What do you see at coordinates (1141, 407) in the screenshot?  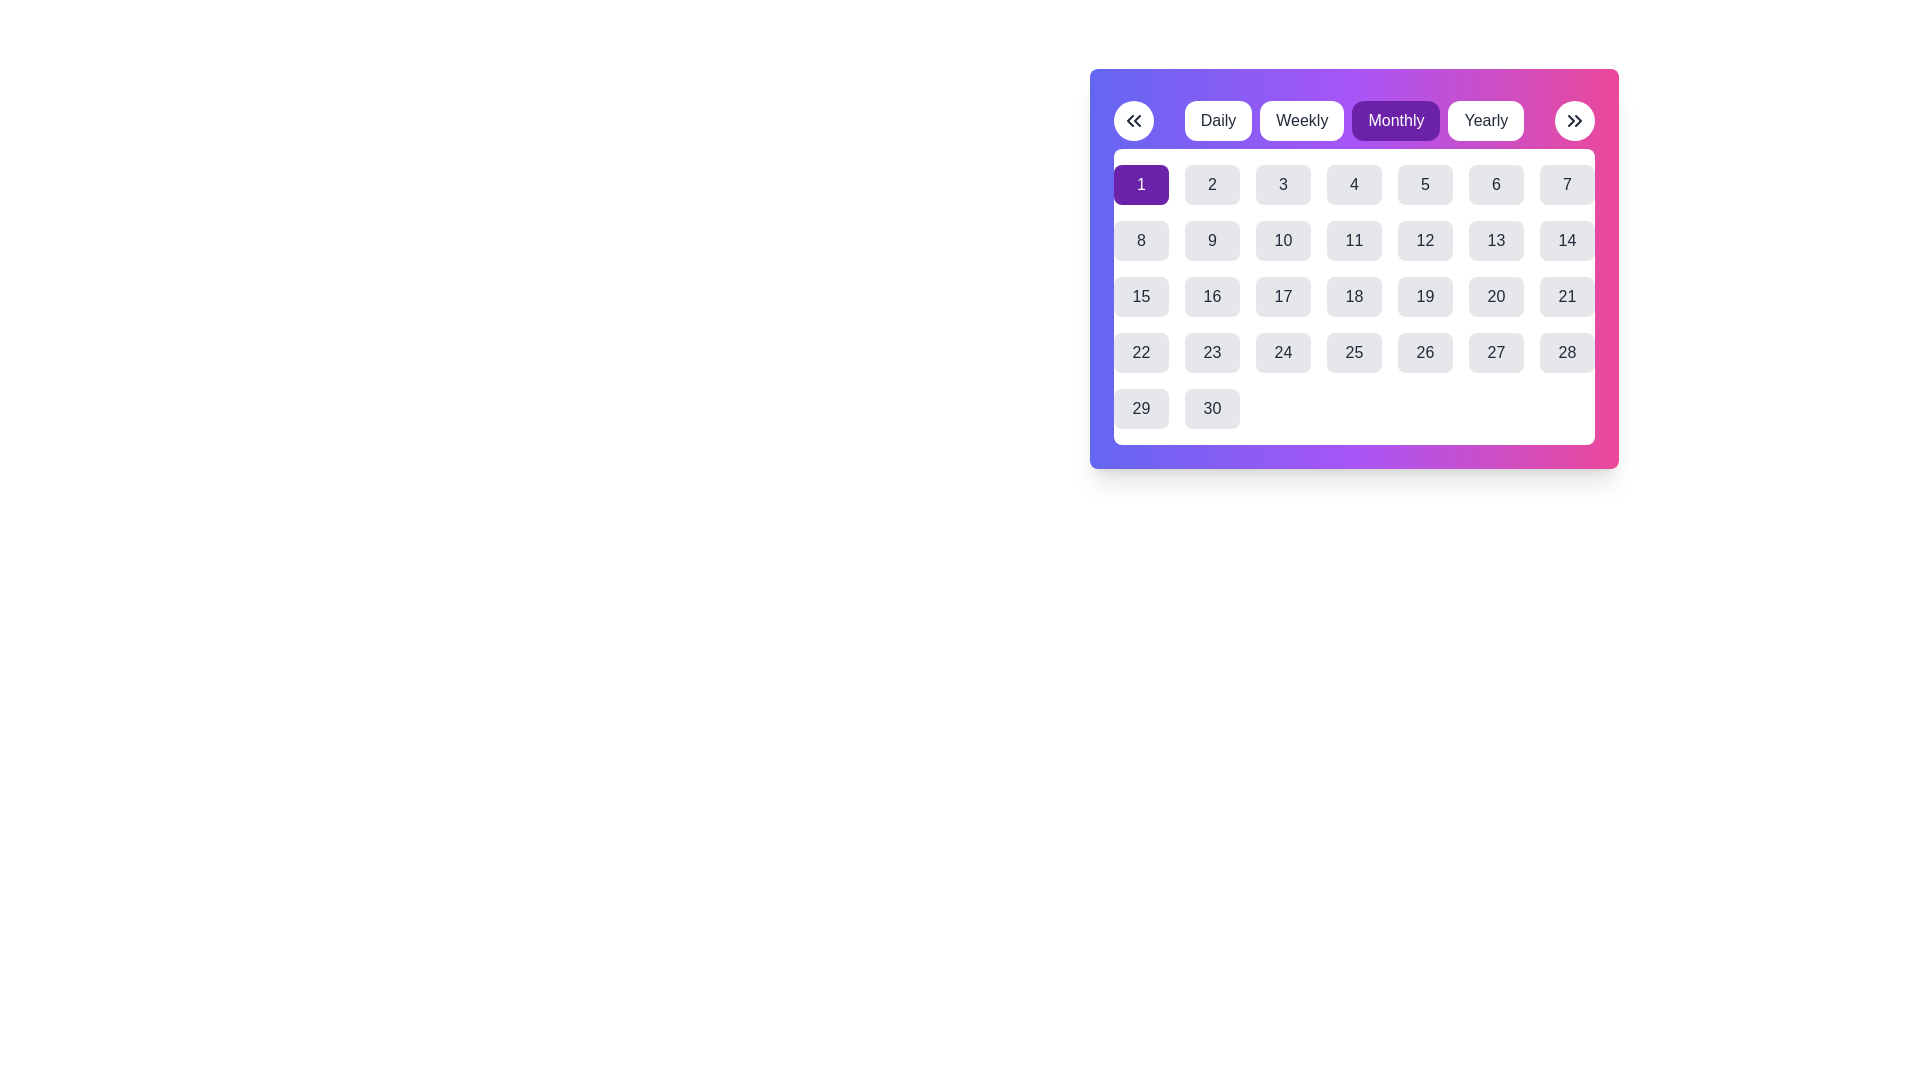 I see `the button representing the date 29th` at bounding box center [1141, 407].